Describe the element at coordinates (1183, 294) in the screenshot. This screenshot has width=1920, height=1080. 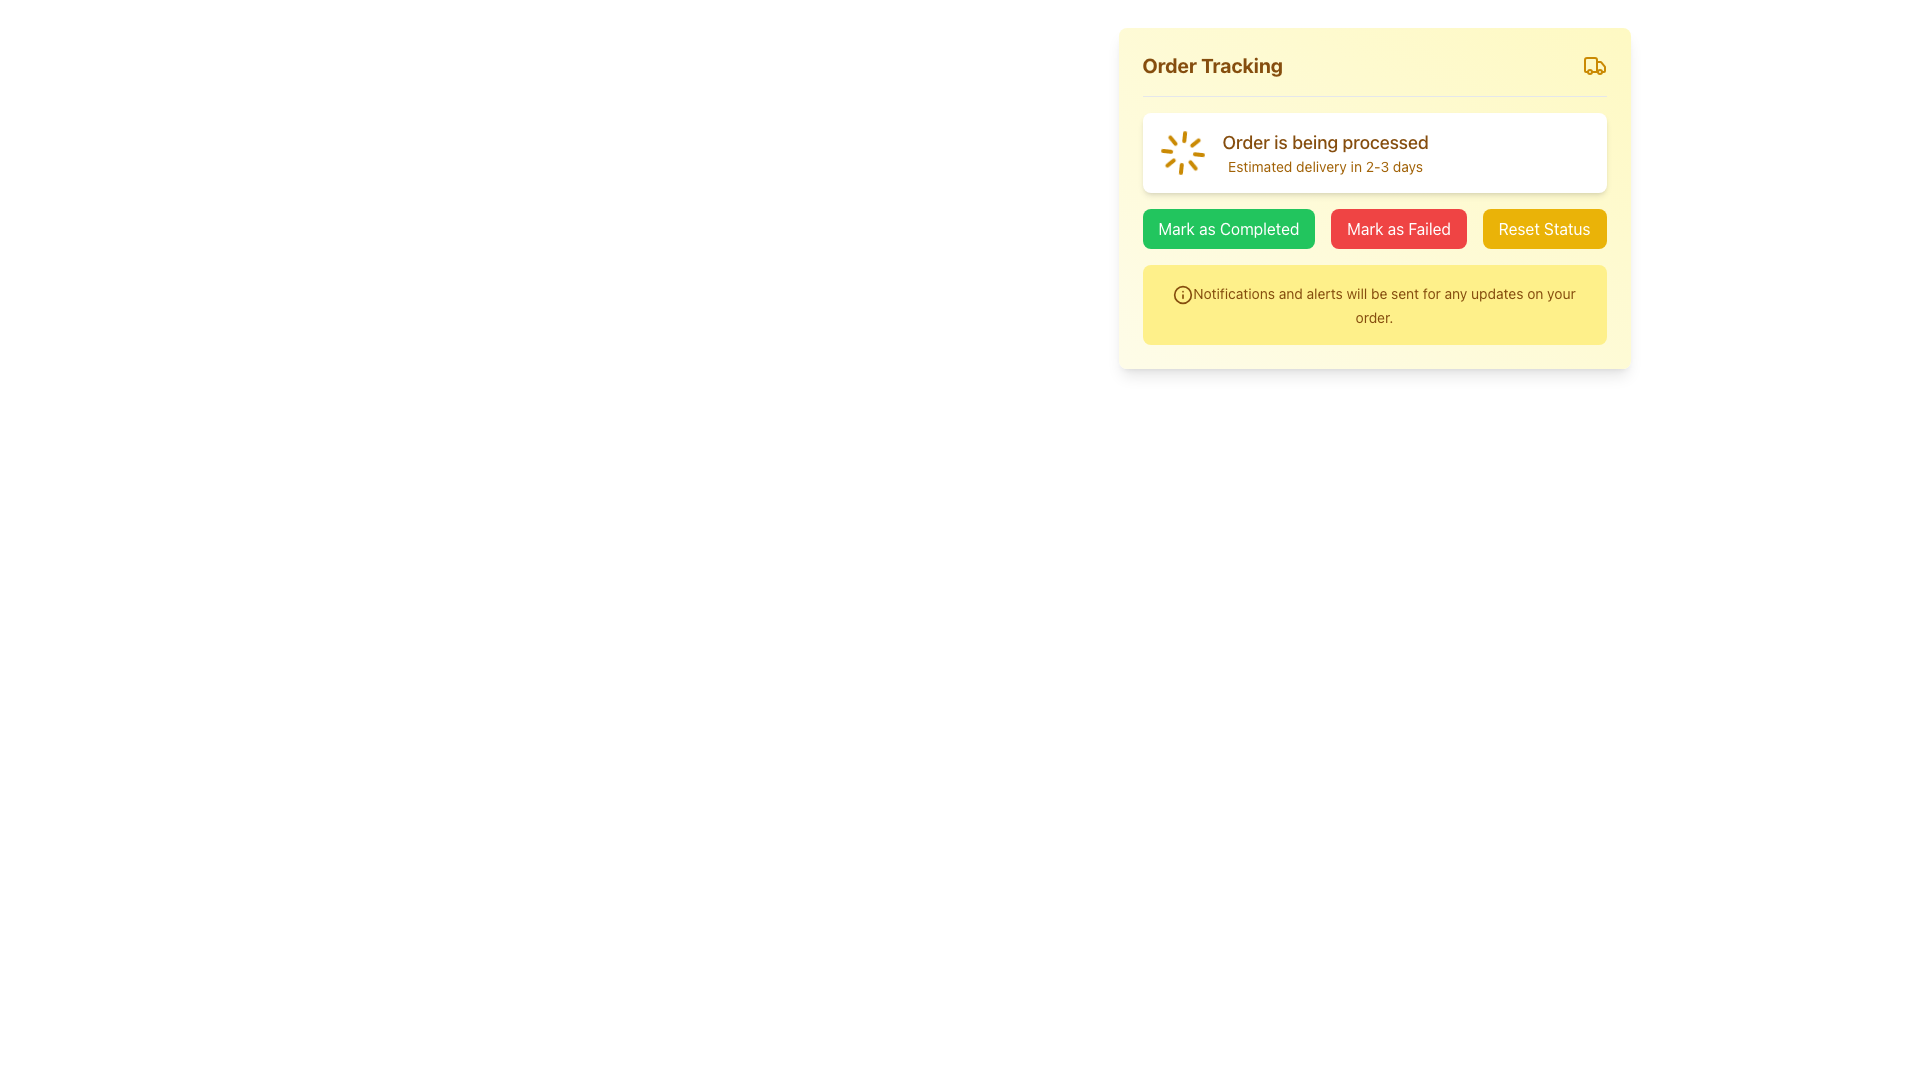
I see `the circular ring icon with a yellow border located in the top-left corner of the yellow notification box in the order tracking interface` at that location.